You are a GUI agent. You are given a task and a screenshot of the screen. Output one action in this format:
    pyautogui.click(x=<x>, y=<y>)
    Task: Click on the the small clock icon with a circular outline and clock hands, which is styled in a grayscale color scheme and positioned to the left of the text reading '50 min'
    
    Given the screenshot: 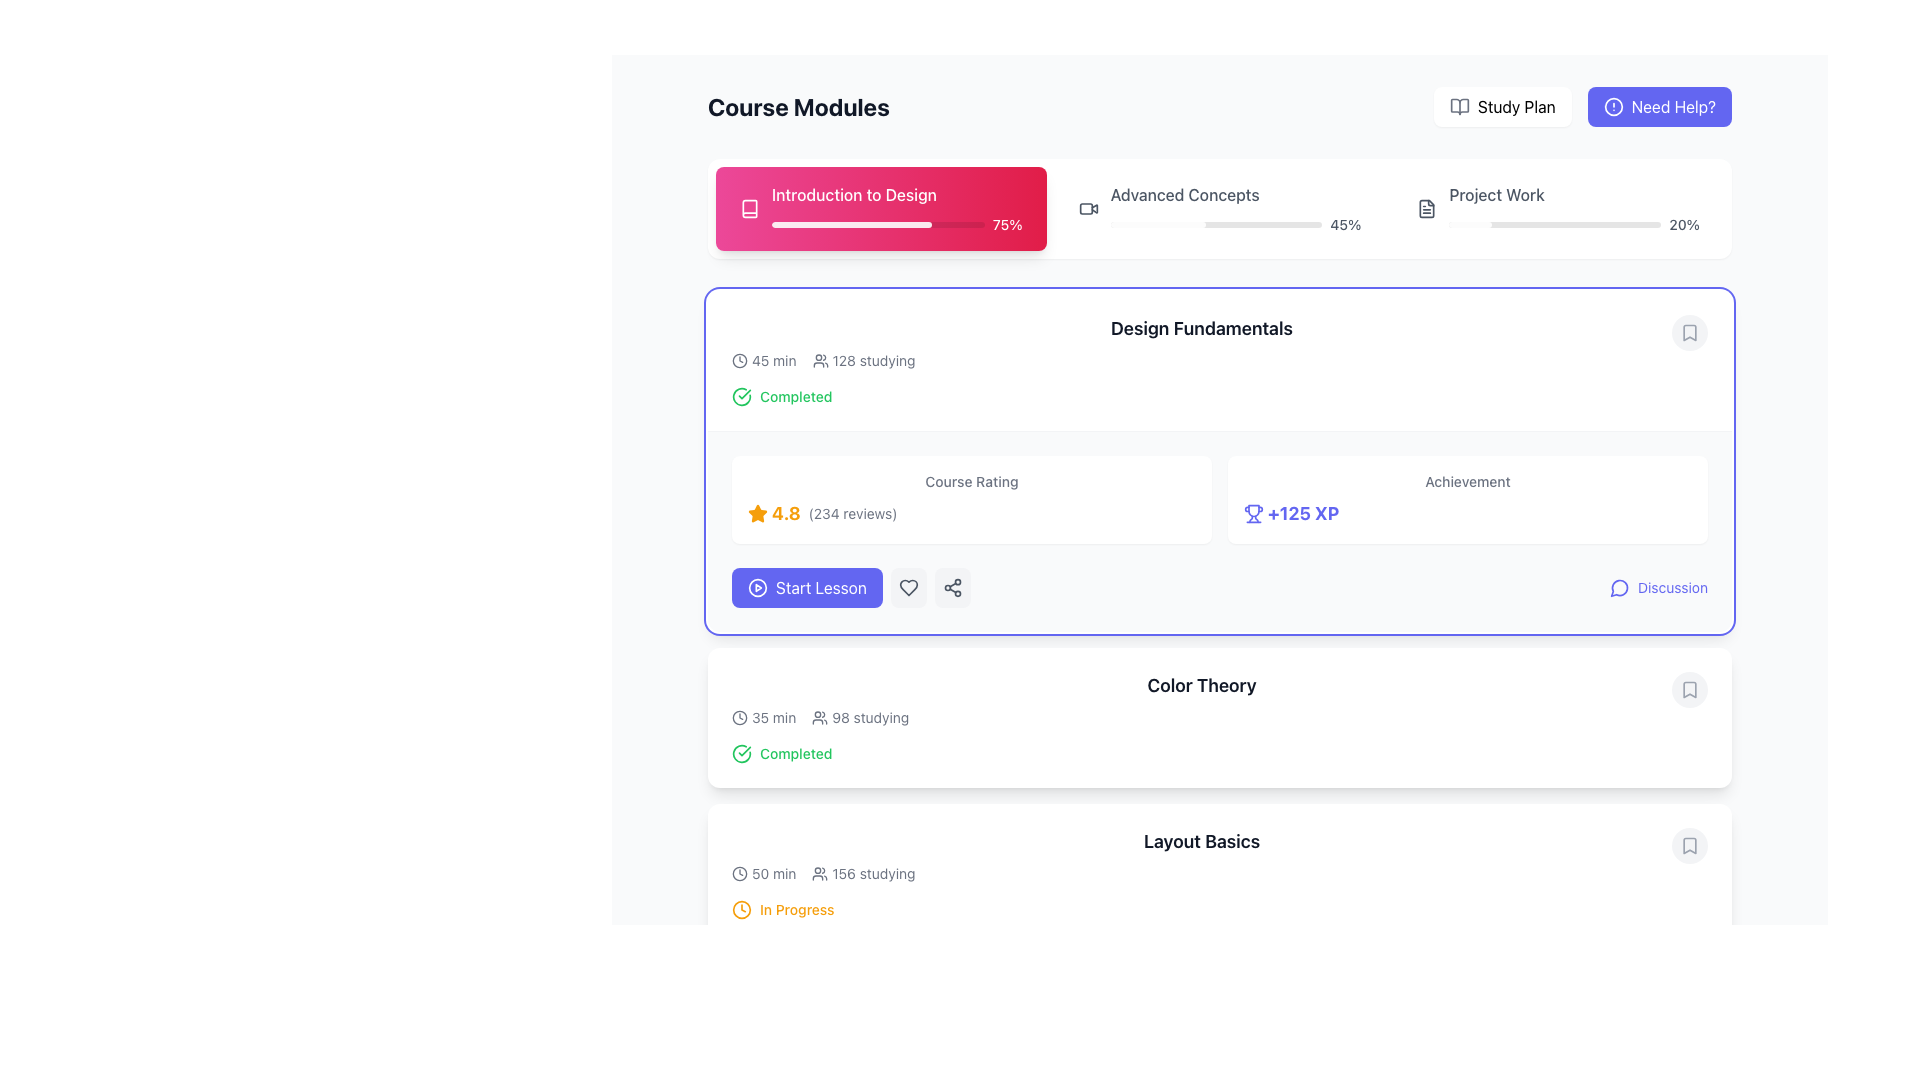 What is the action you would take?
    pyautogui.click(x=738, y=873)
    